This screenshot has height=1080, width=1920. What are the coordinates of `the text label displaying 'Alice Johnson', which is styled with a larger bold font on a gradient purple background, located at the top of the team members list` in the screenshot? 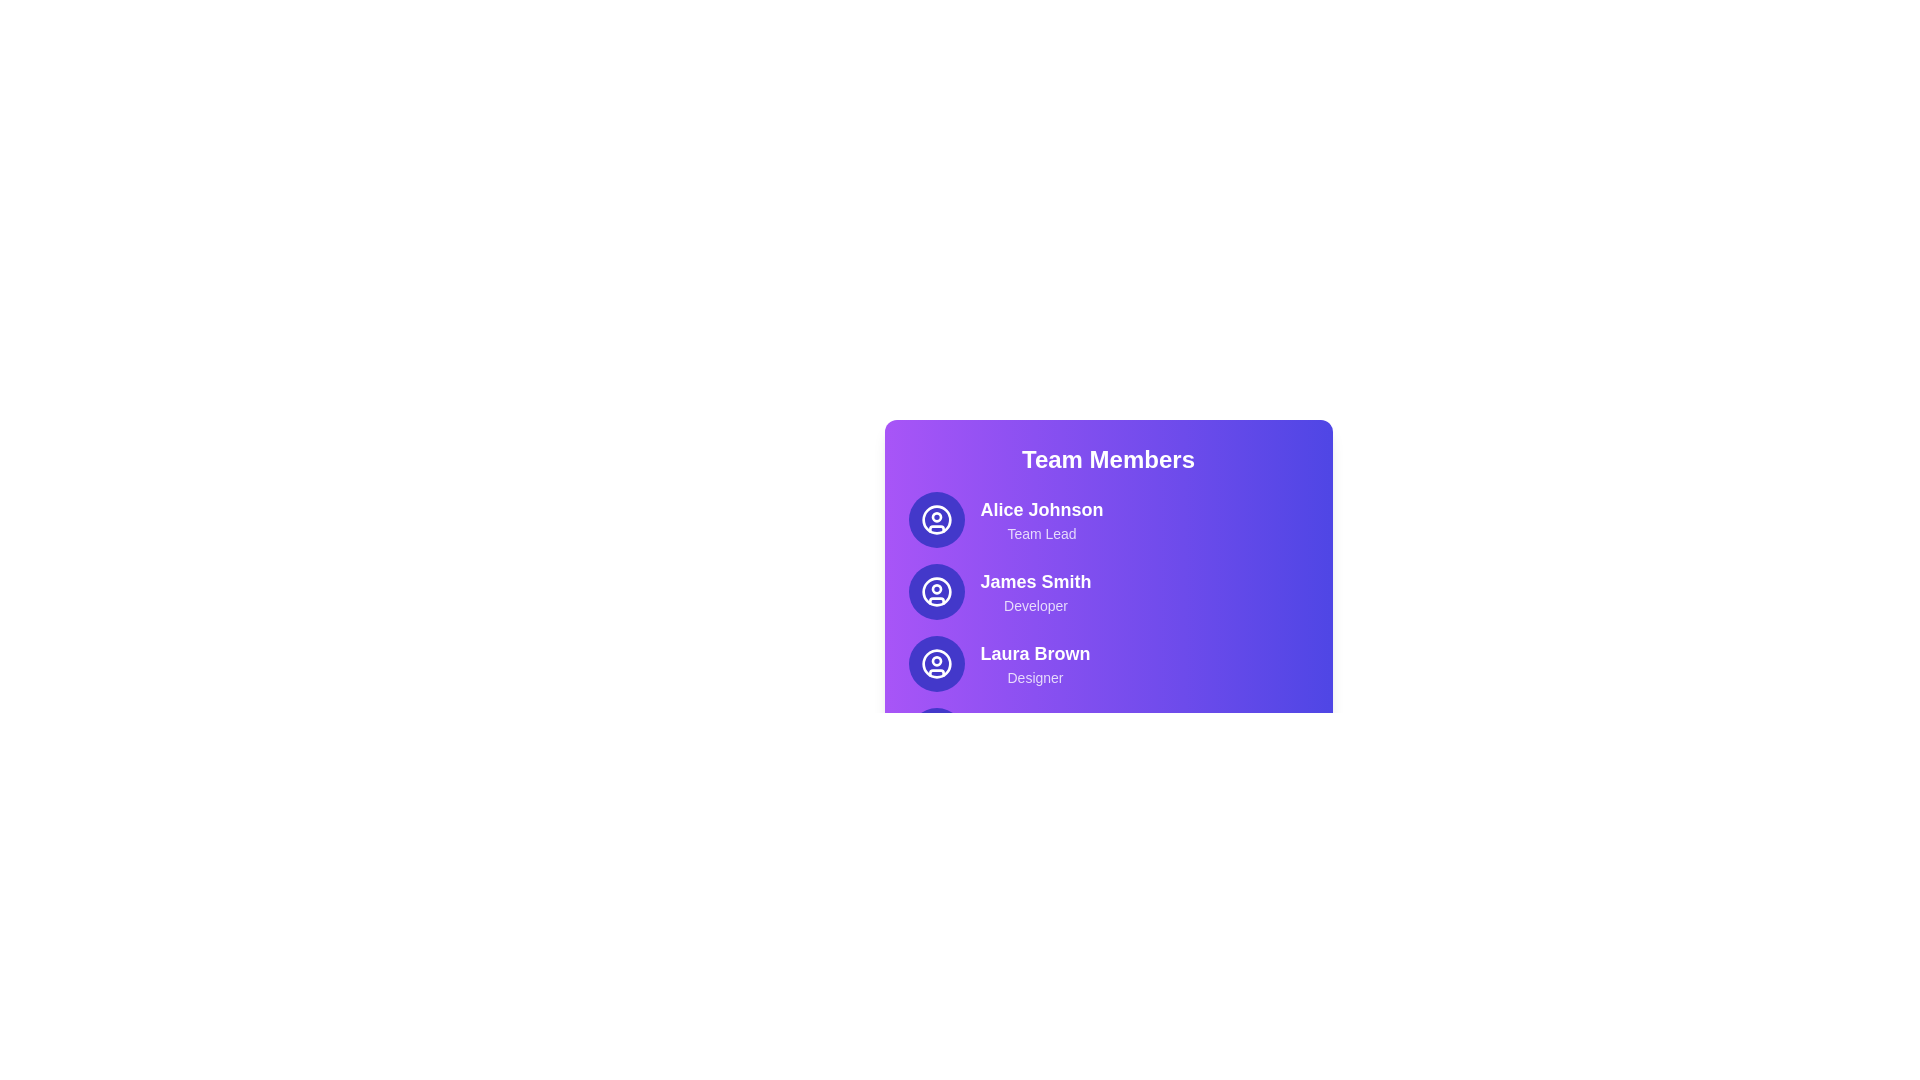 It's located at (1040, 508).